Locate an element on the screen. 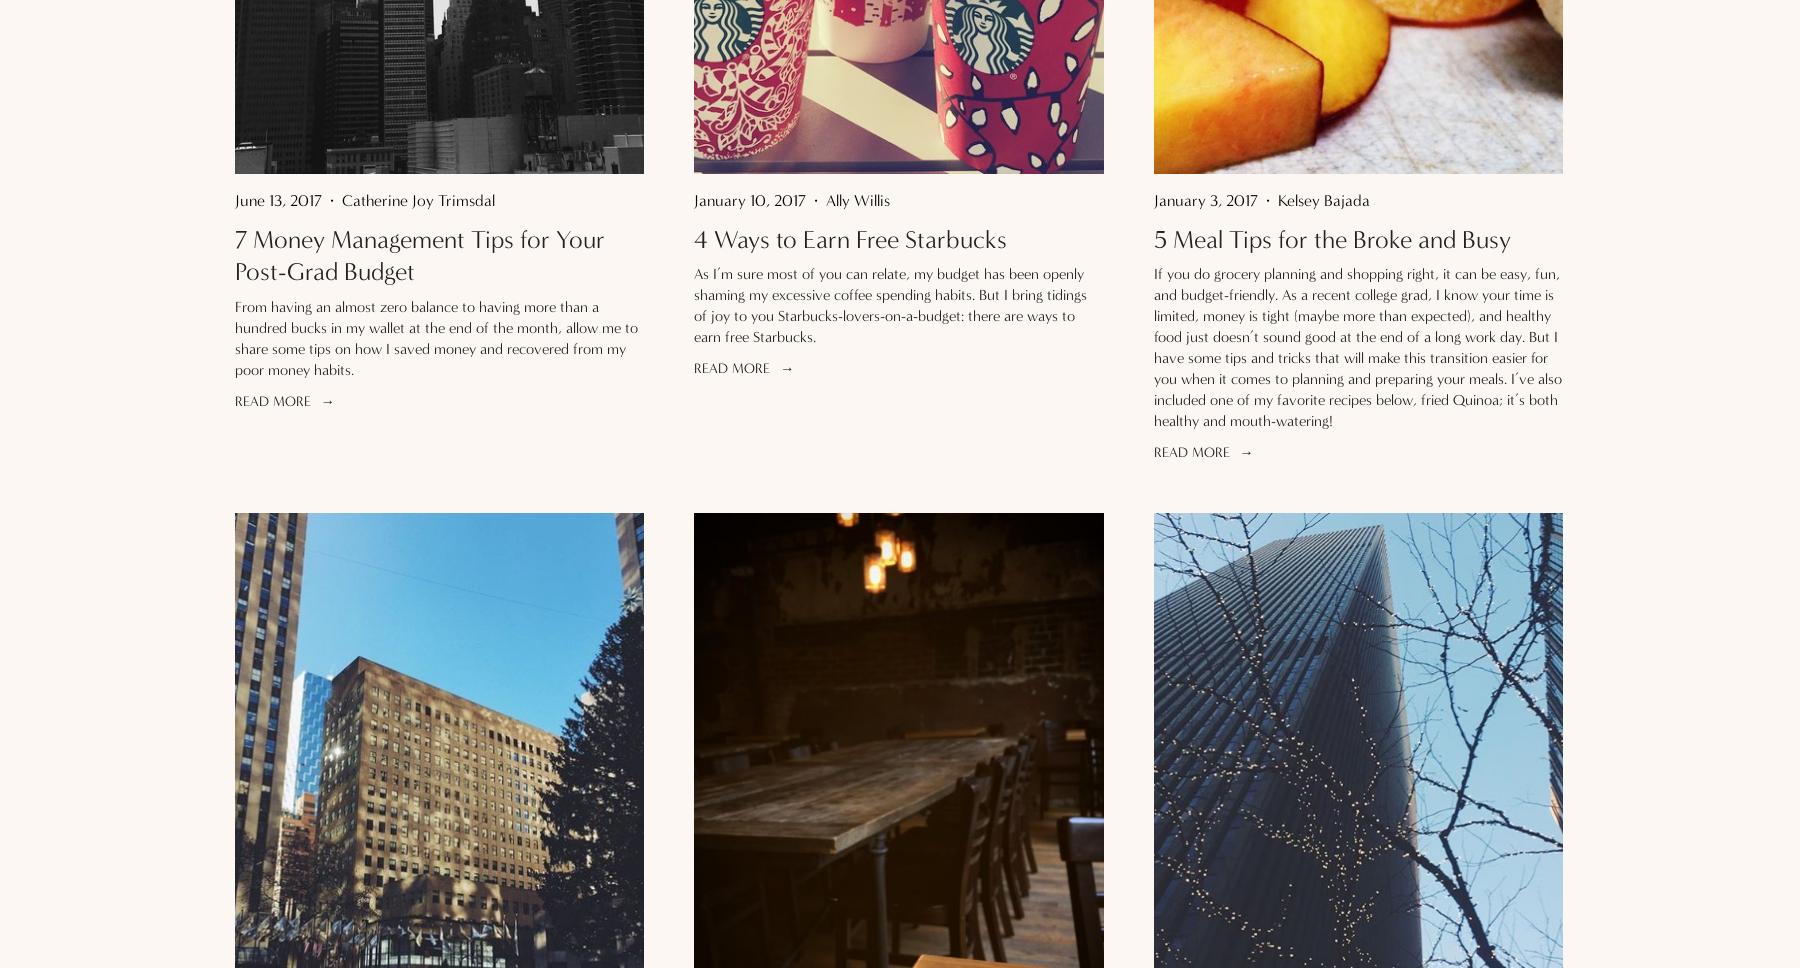 This screenshot has height=968, width=1800. 'If you do grocery planning and shopping right, it can be easy, fun, and budget-friendly. As a recent college grad, I know your time is limited, money is tight (maybe more than expected), and healthy food just doesn’t sound good at the end of a long work day. But I have some tips and tricks that will make this transition easier for you when it comes to planning and preparing your meals. I’ve also included one of my favorite recipes below, fried Quinoa; it’s both healthy and mouth-watering!' is located at coordinates (1356, 347).